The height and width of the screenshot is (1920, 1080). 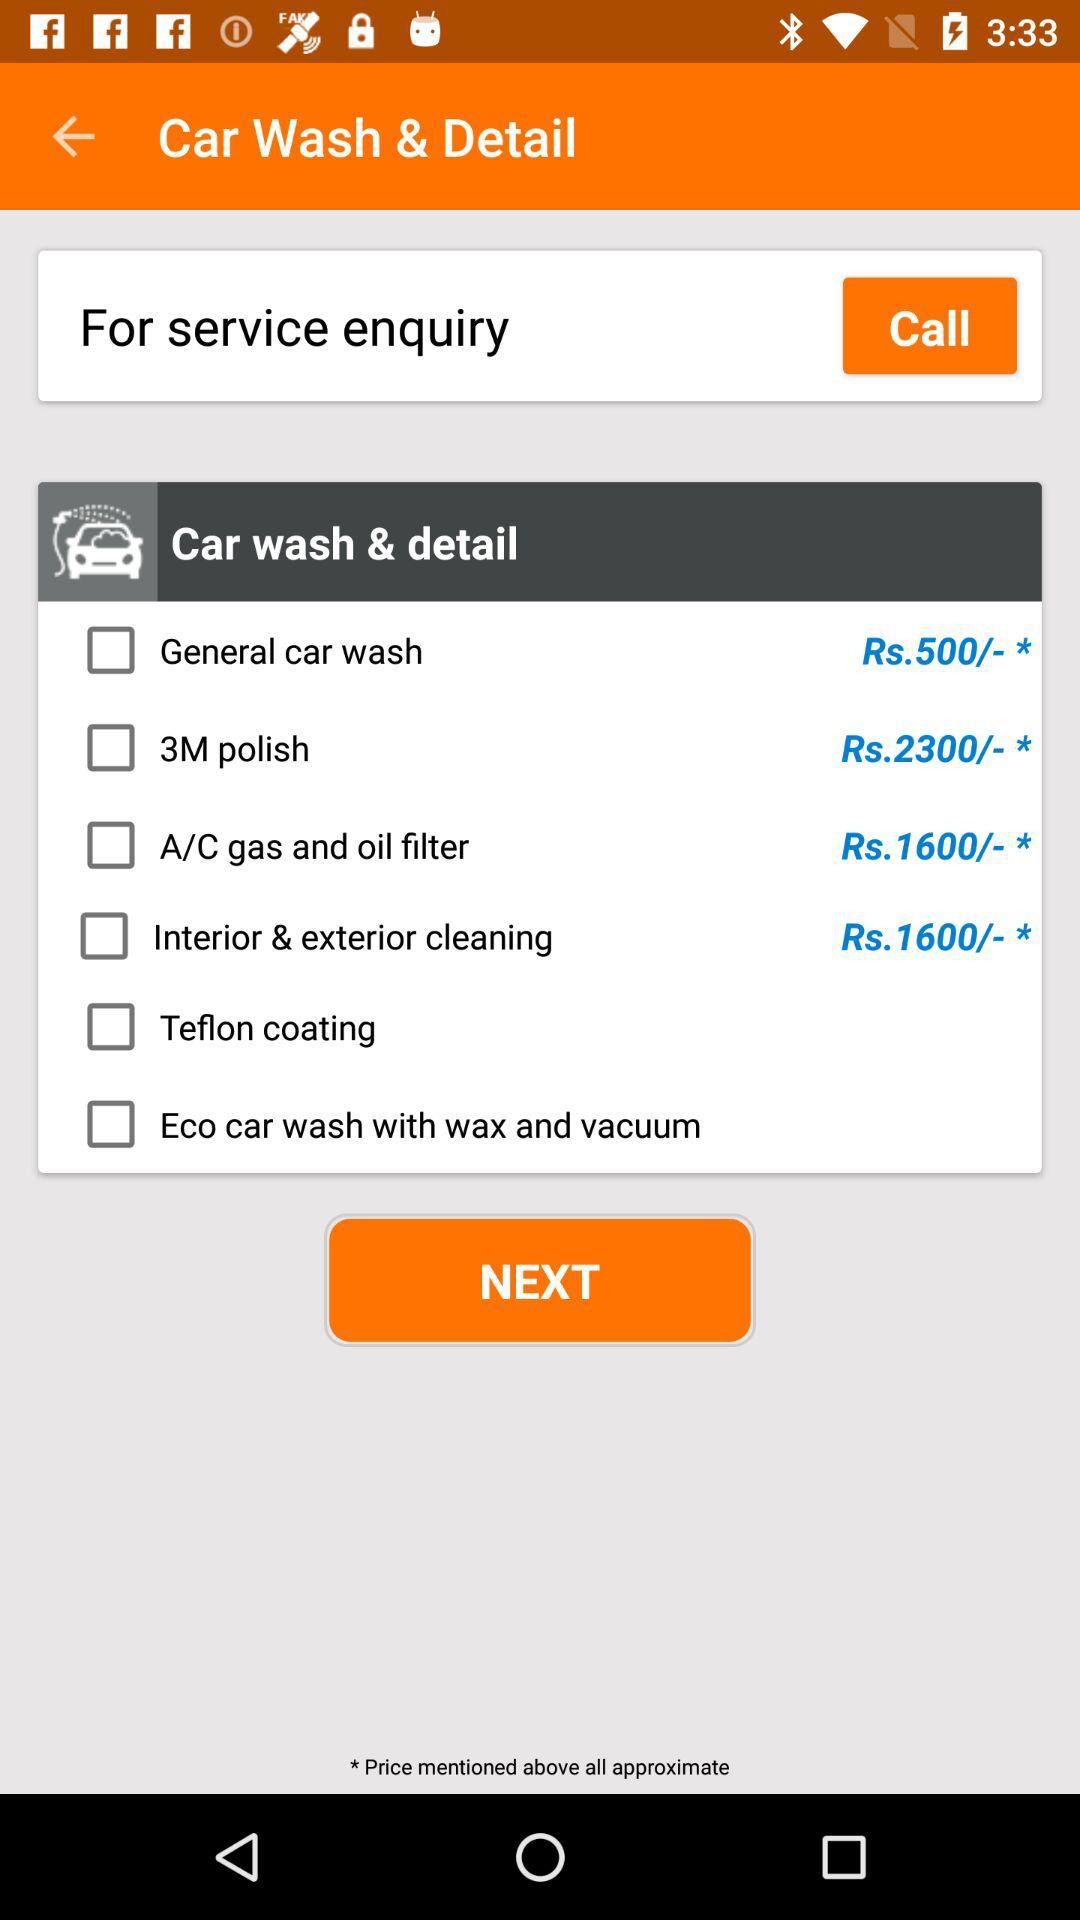 I want to click on icon above eco car wash icon, so click(x=546, y=1026).